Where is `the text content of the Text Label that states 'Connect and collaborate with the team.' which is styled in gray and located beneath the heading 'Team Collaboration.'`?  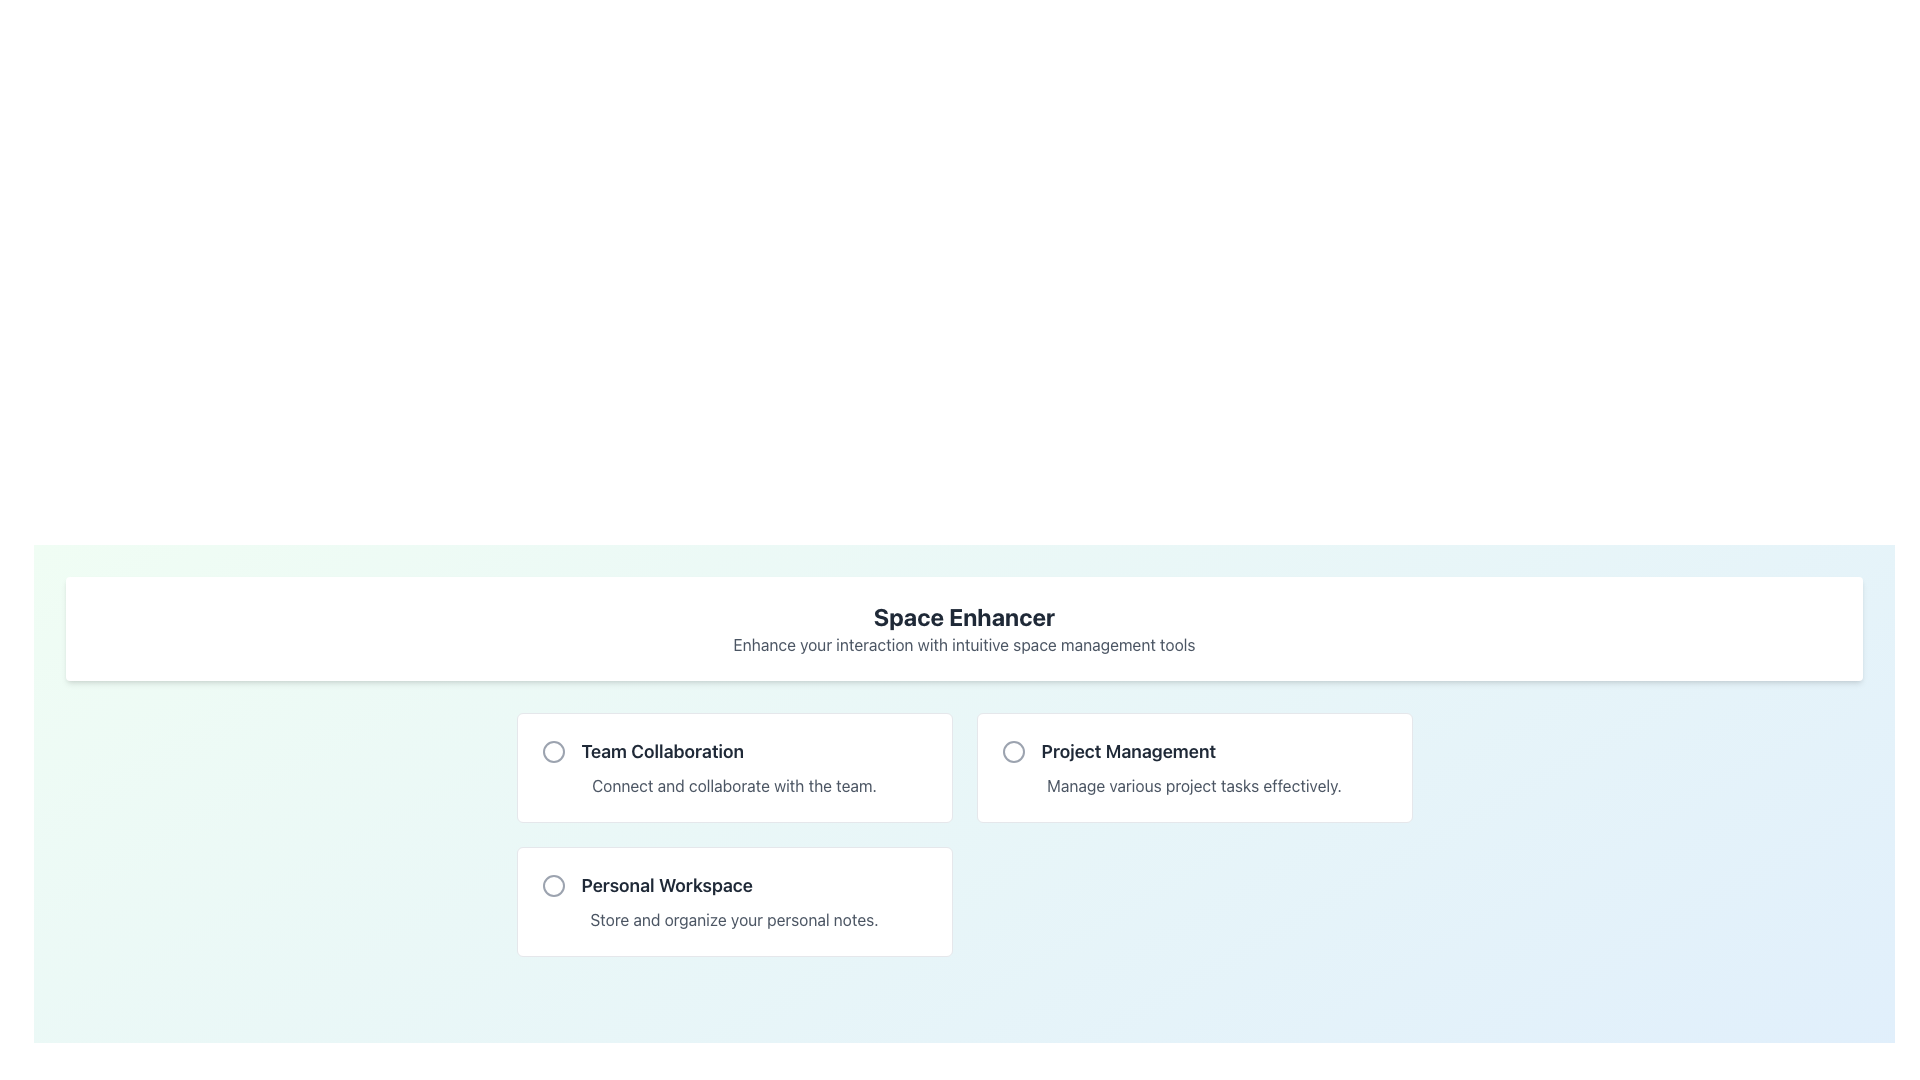
the text content of the Text Label that states 'Connect and collaborate with the team.' which is styled in gray and located beneath the heading 'Team Collaboration.' is located at coordinates (733, 785).